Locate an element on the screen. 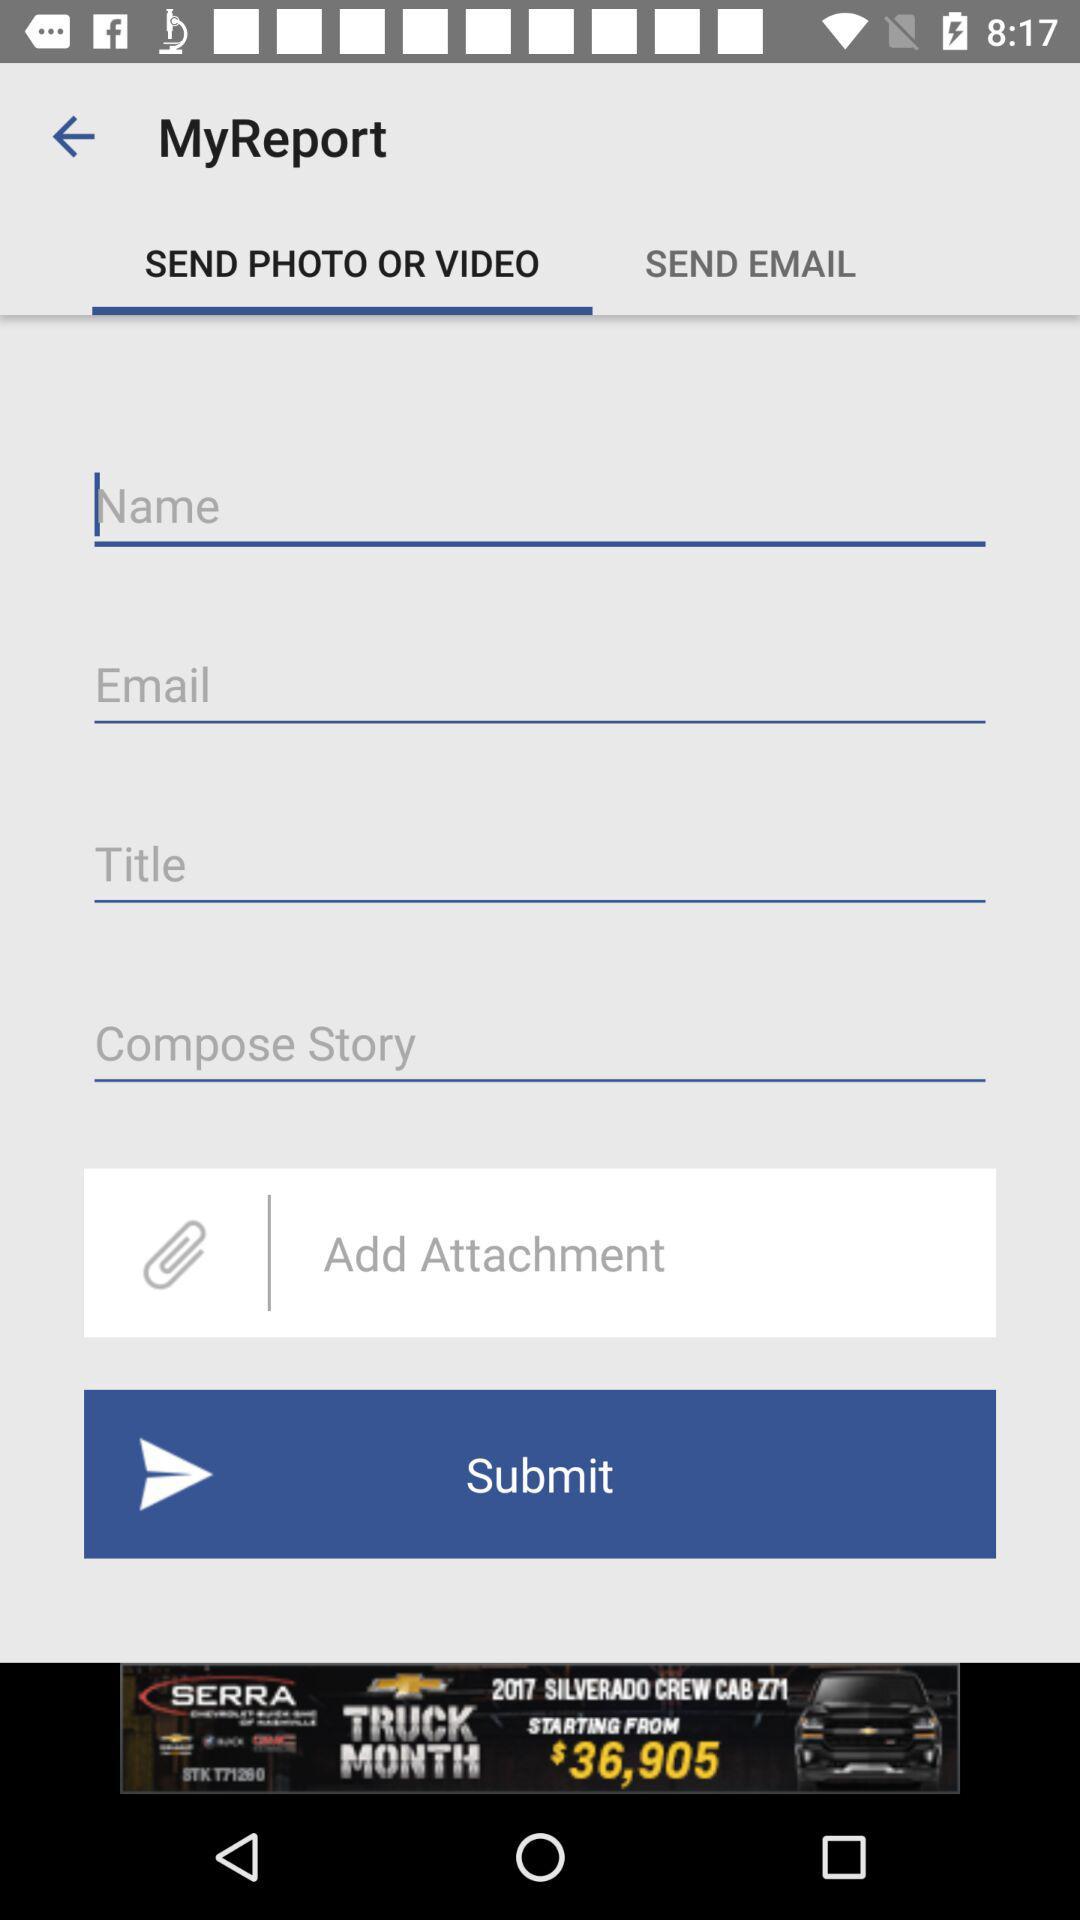 This screenshot has height=1920, width=1080. advertisement is located at coordinates (540, 1727).